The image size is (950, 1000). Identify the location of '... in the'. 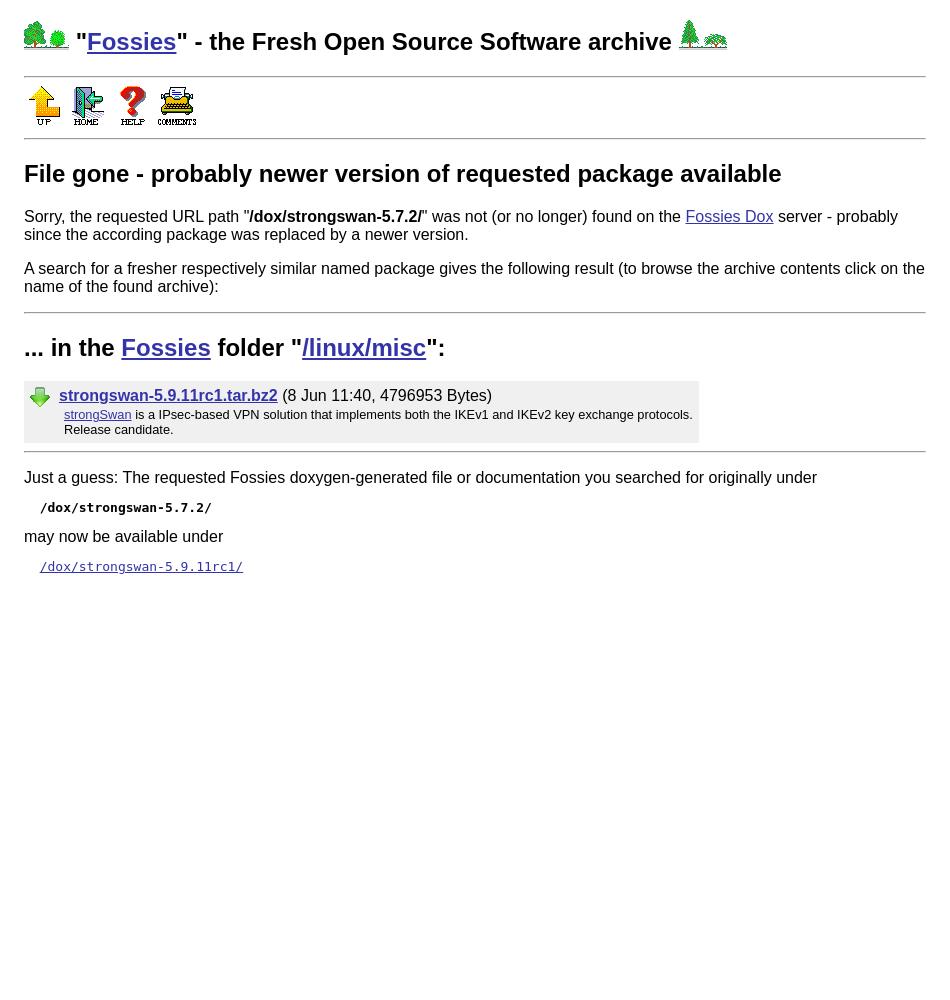
(72, 345).